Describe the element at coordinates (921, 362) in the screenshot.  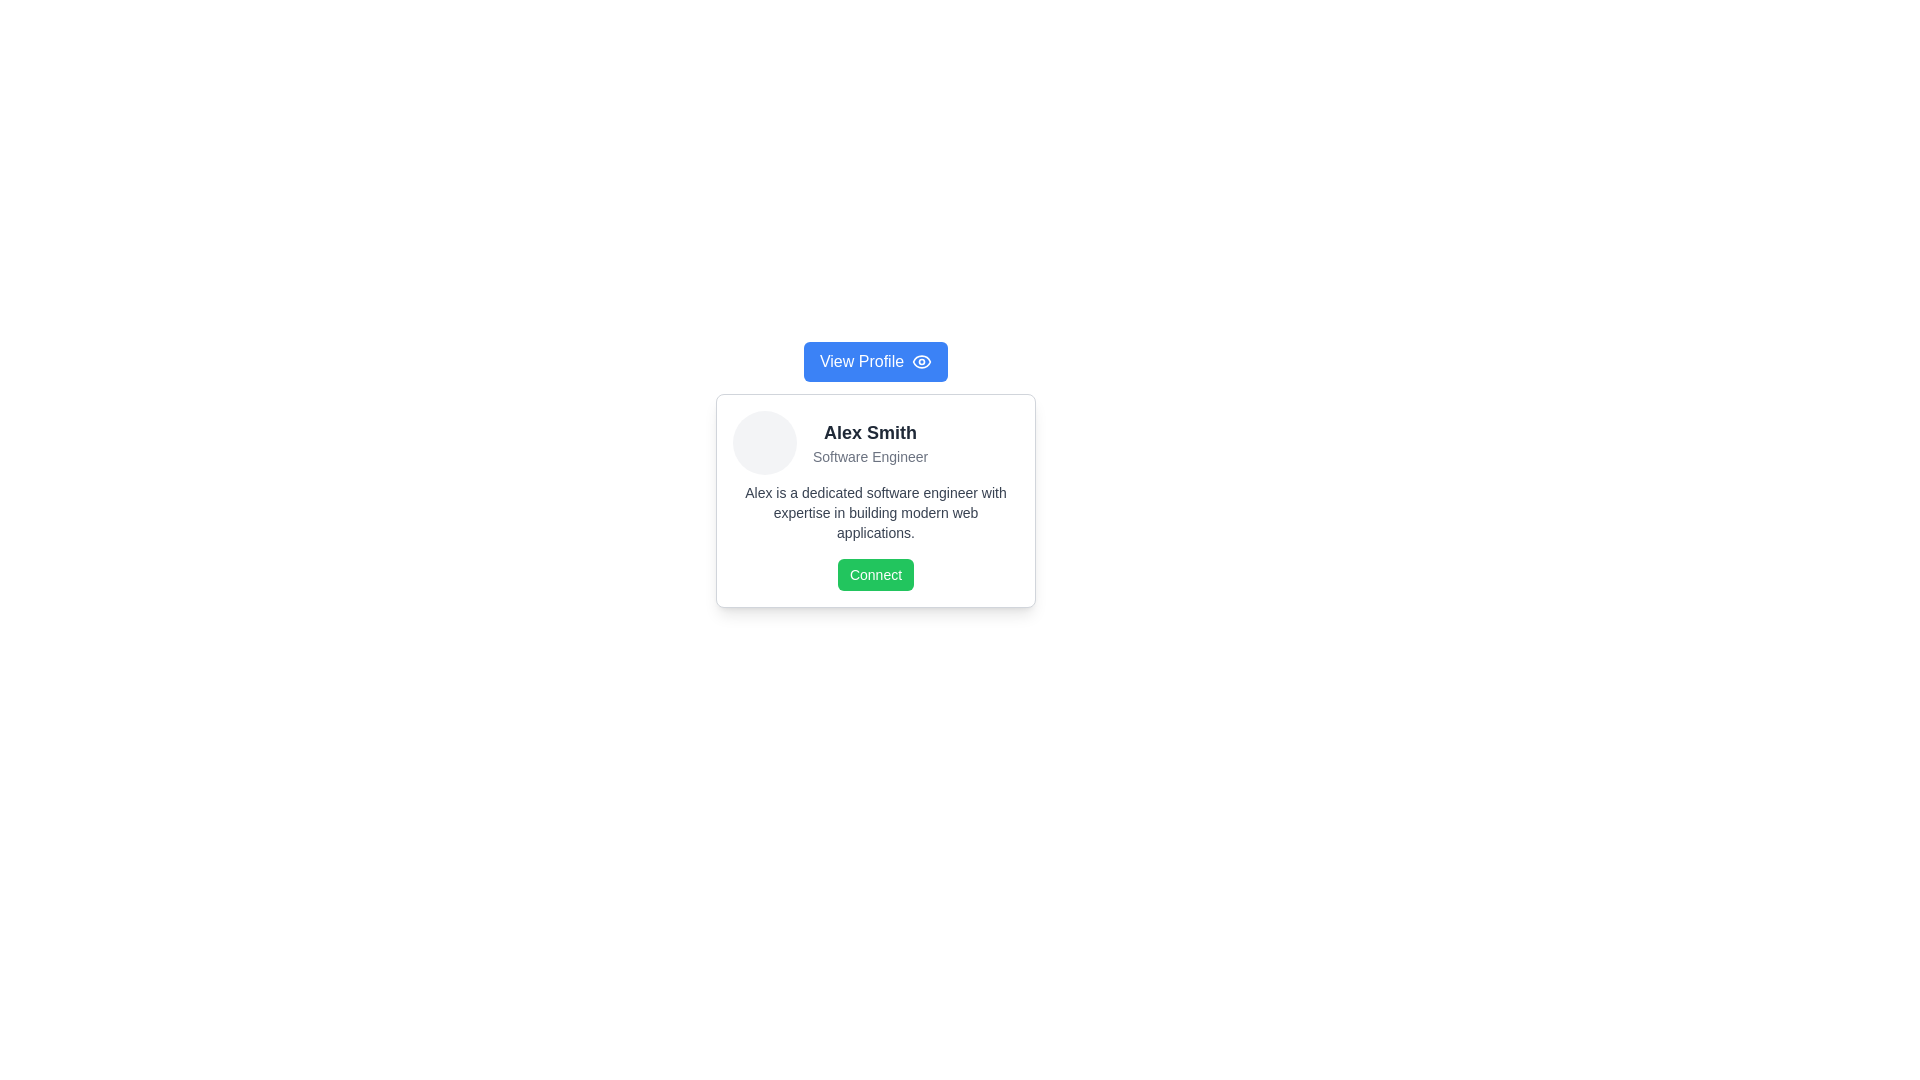
I see `the eye icon located at the center of the 'View Profile' button, which serves as a visual cue for accessing the profile` at that location.